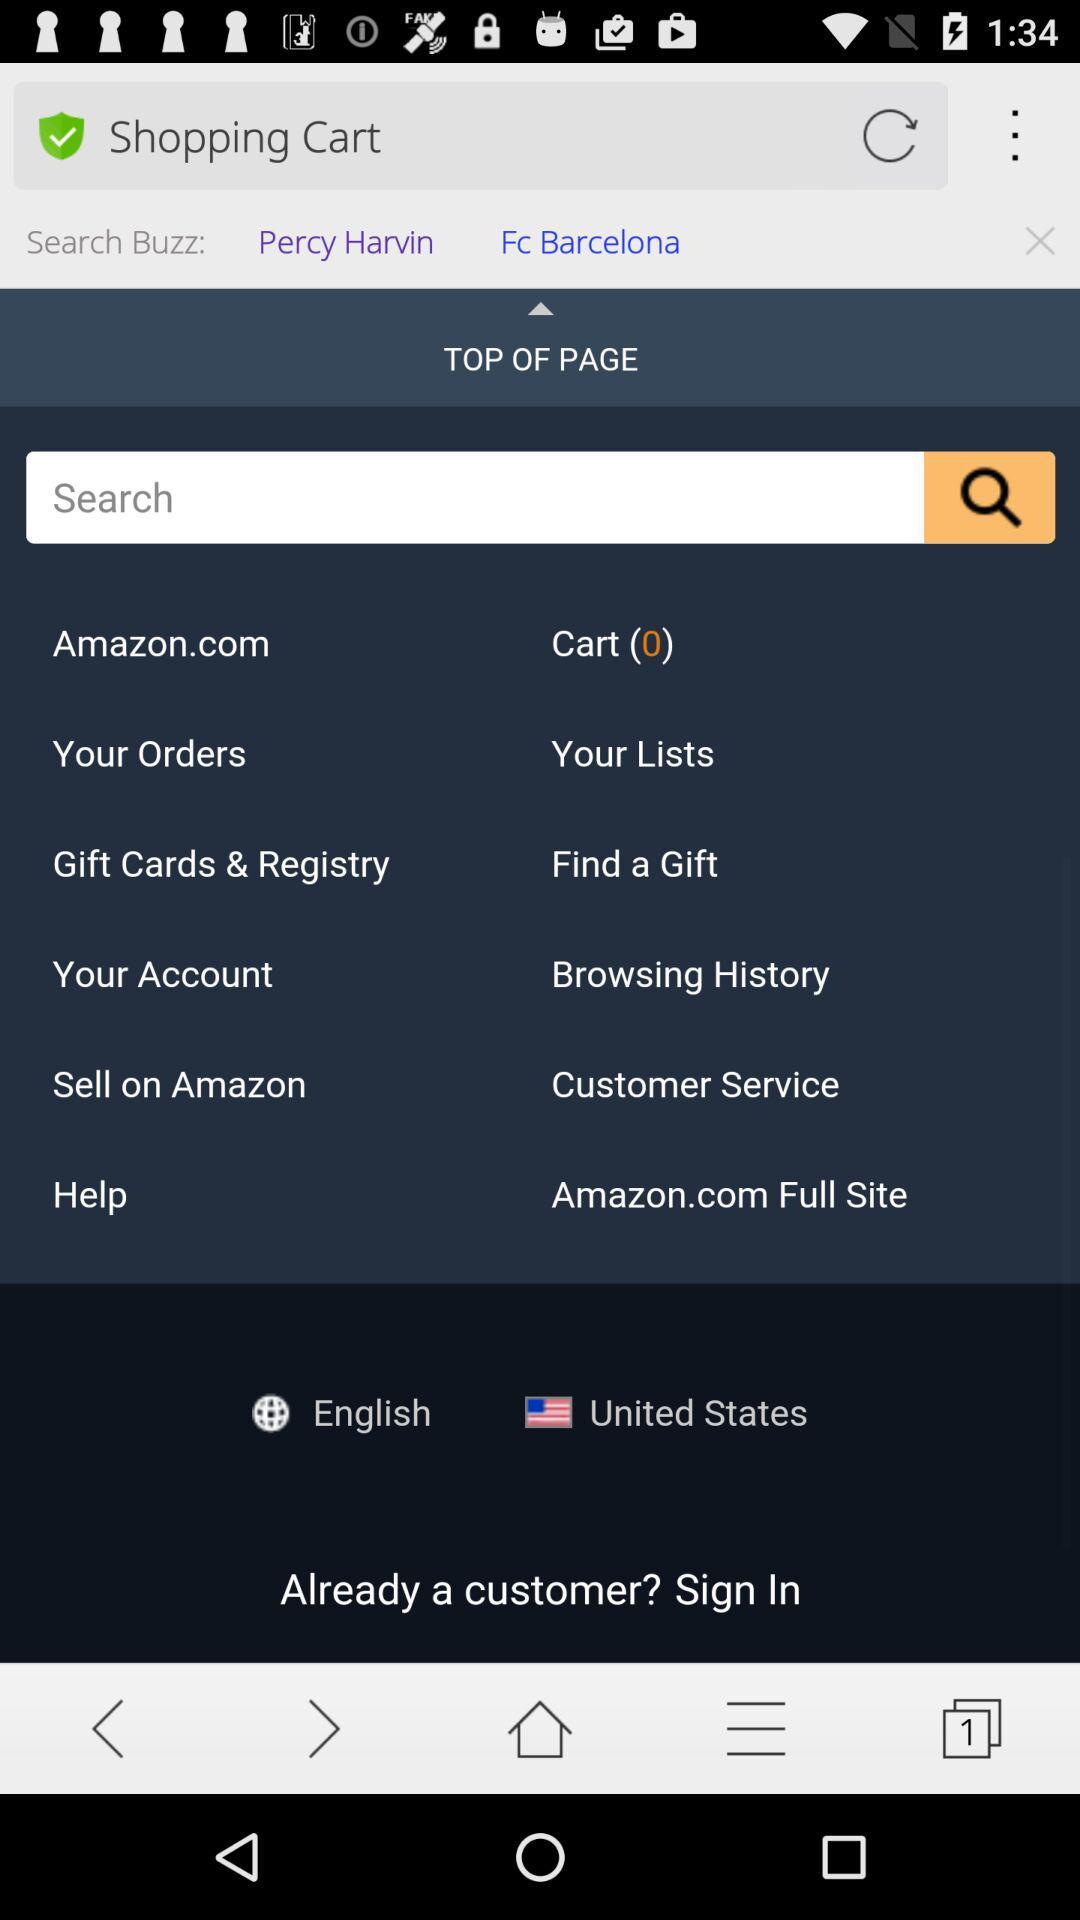  Describe the element at coordinates (527, 134) in the screenshot. I see `shopping cart item` at that location.